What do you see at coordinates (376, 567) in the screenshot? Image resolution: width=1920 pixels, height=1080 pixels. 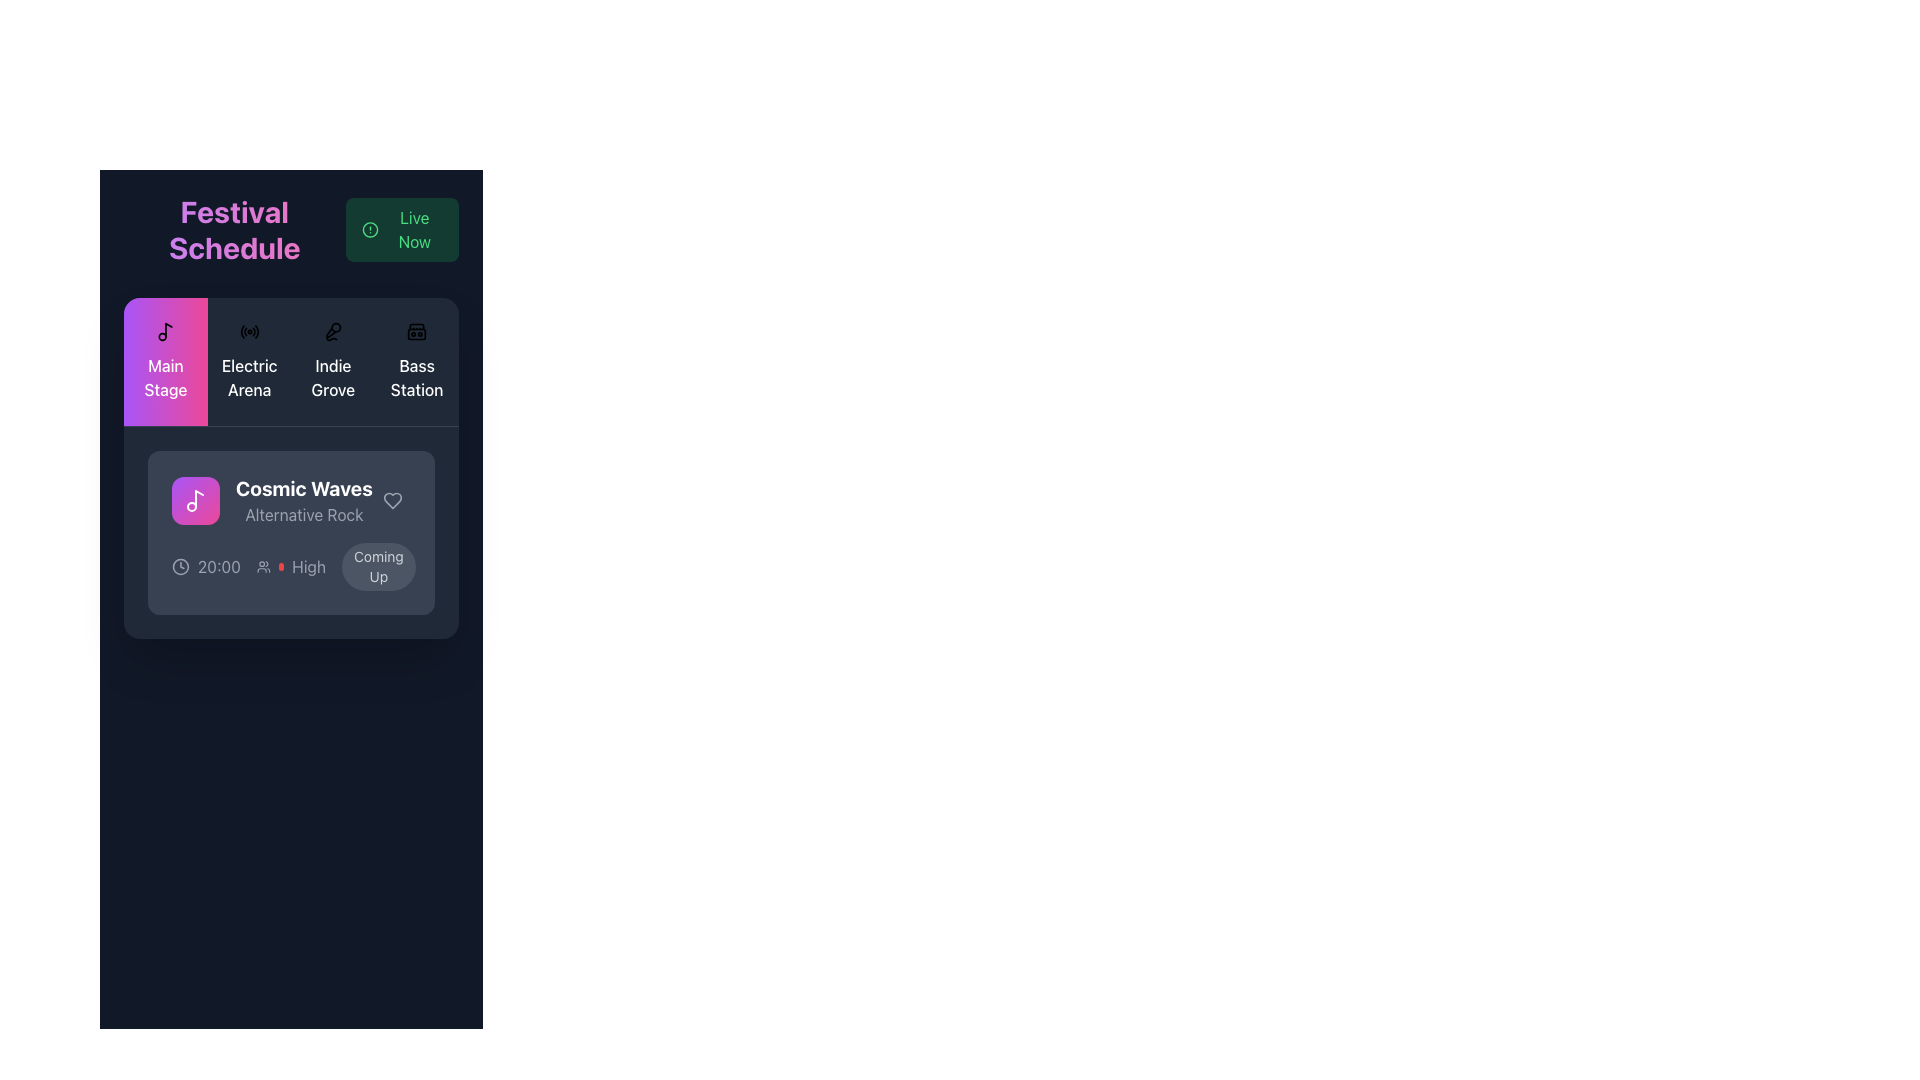 I see `text description of the pill-shaped button labeled 'Coming Up', which is located in the last column of a three-column grid layout under the 'Main Stage' tab` at bounding box center [376, 567].